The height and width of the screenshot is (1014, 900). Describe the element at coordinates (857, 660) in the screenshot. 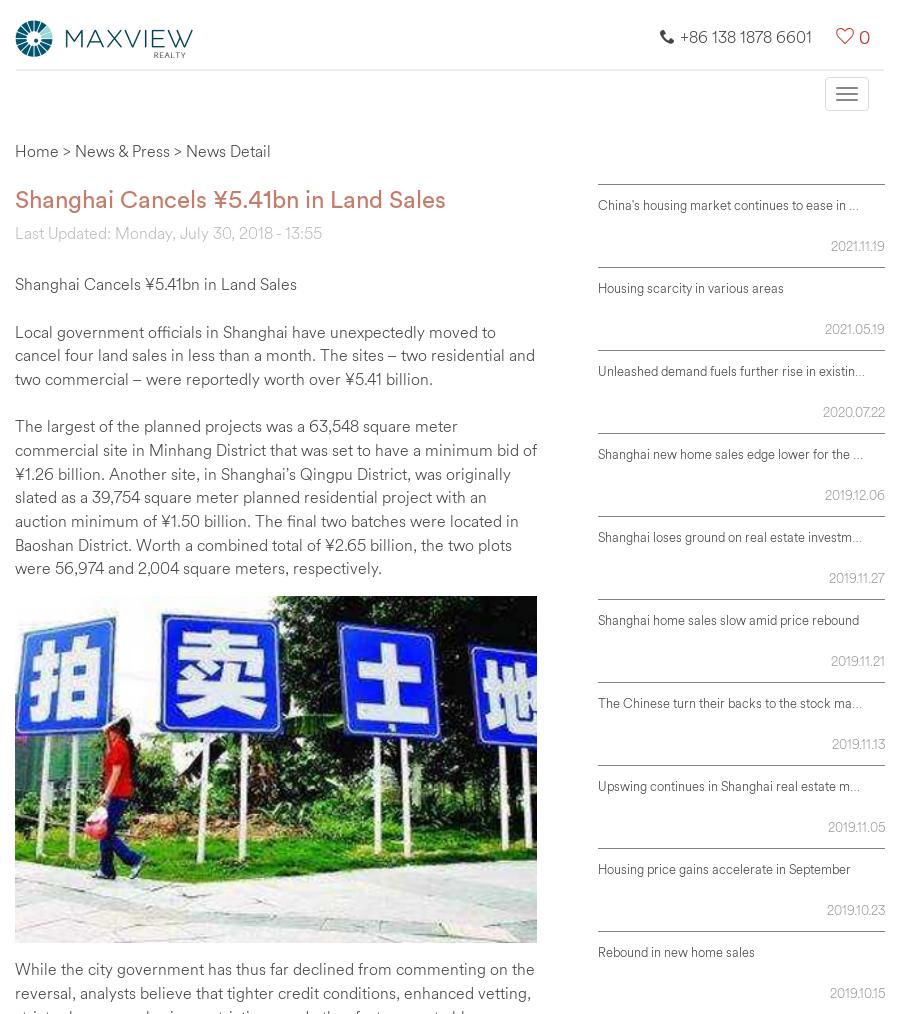

I see `'2019.11.21'` at that location.